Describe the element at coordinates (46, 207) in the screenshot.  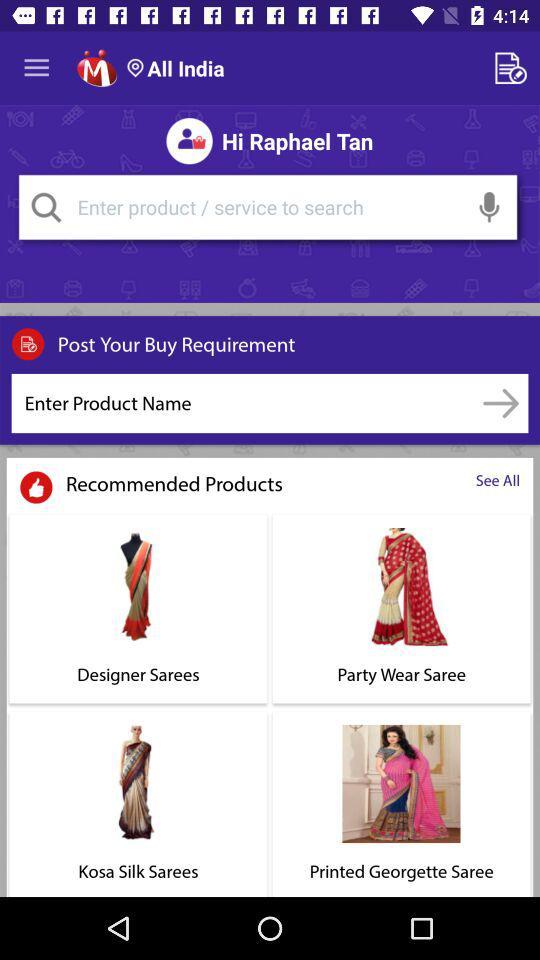
I see `tag the search bar` at that location.